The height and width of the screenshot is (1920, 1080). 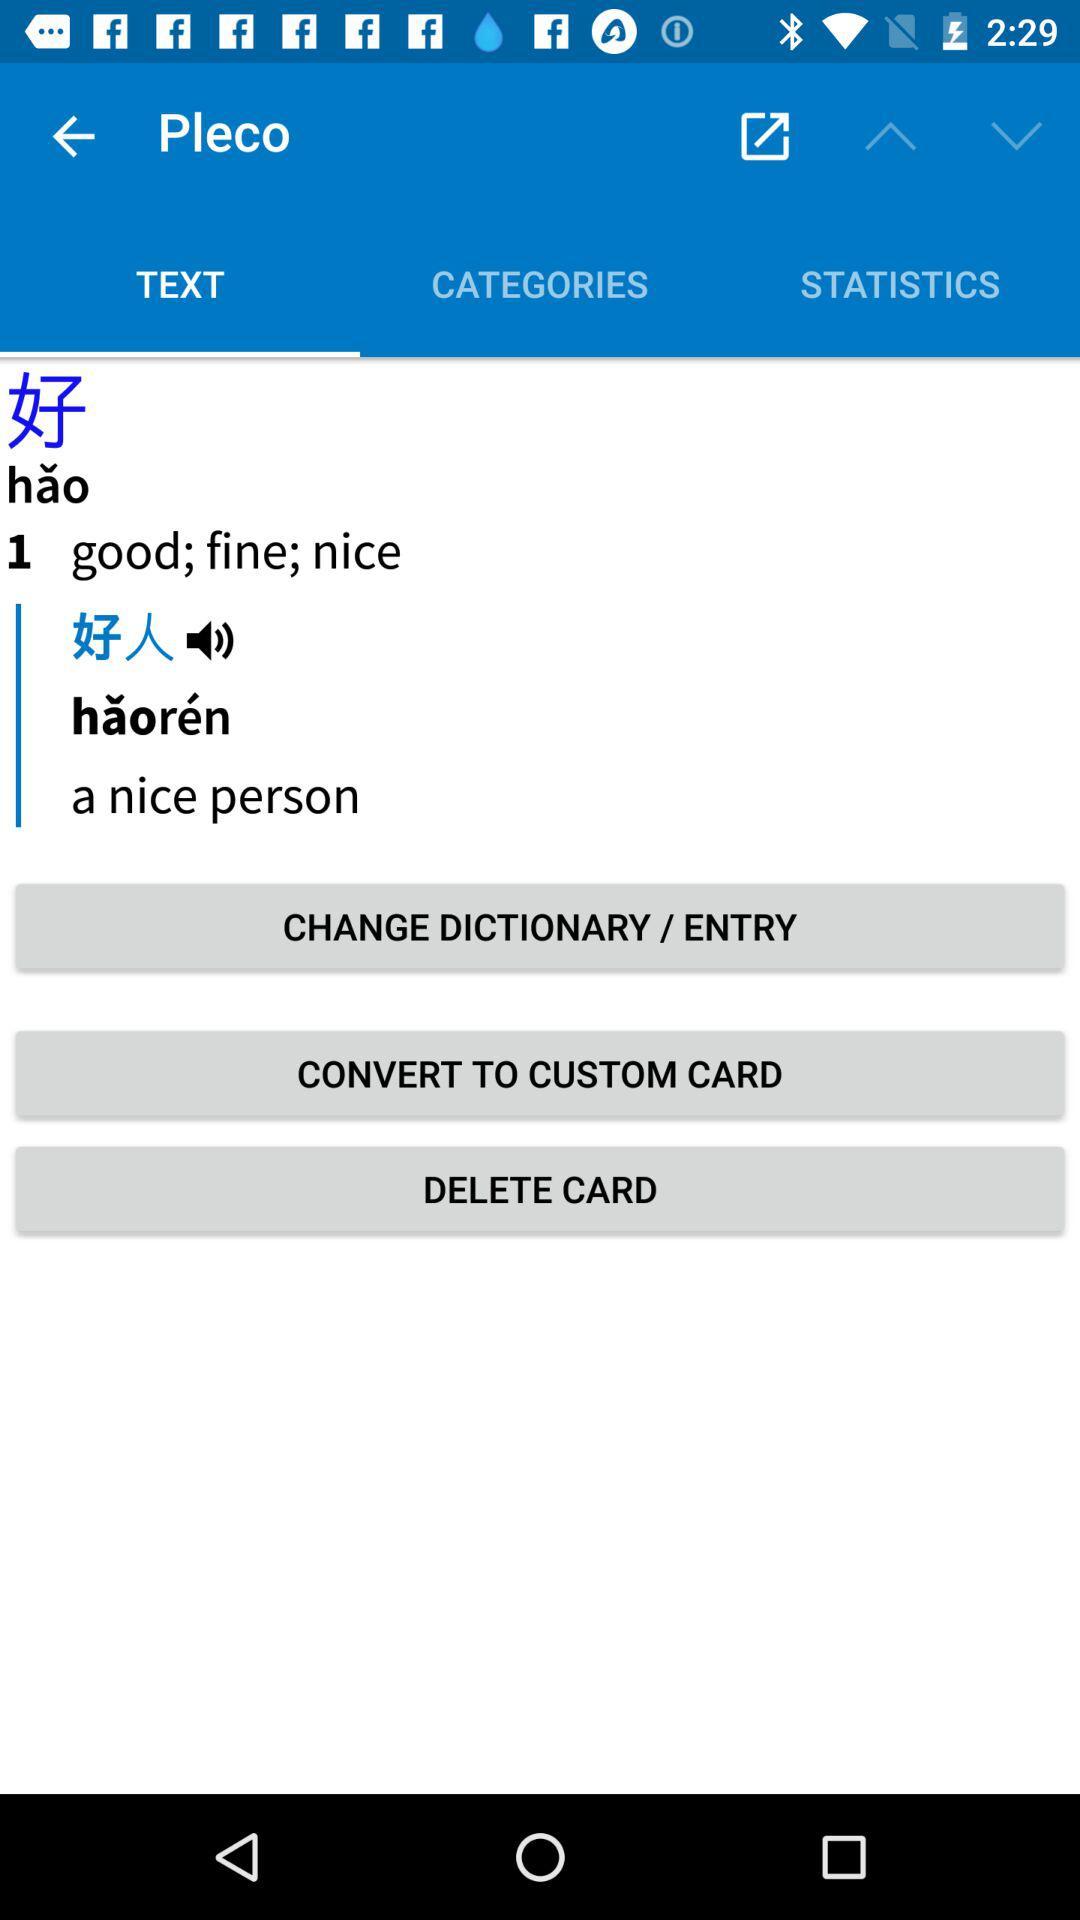 I want to click on the categories item, so click(x=540, y=282).